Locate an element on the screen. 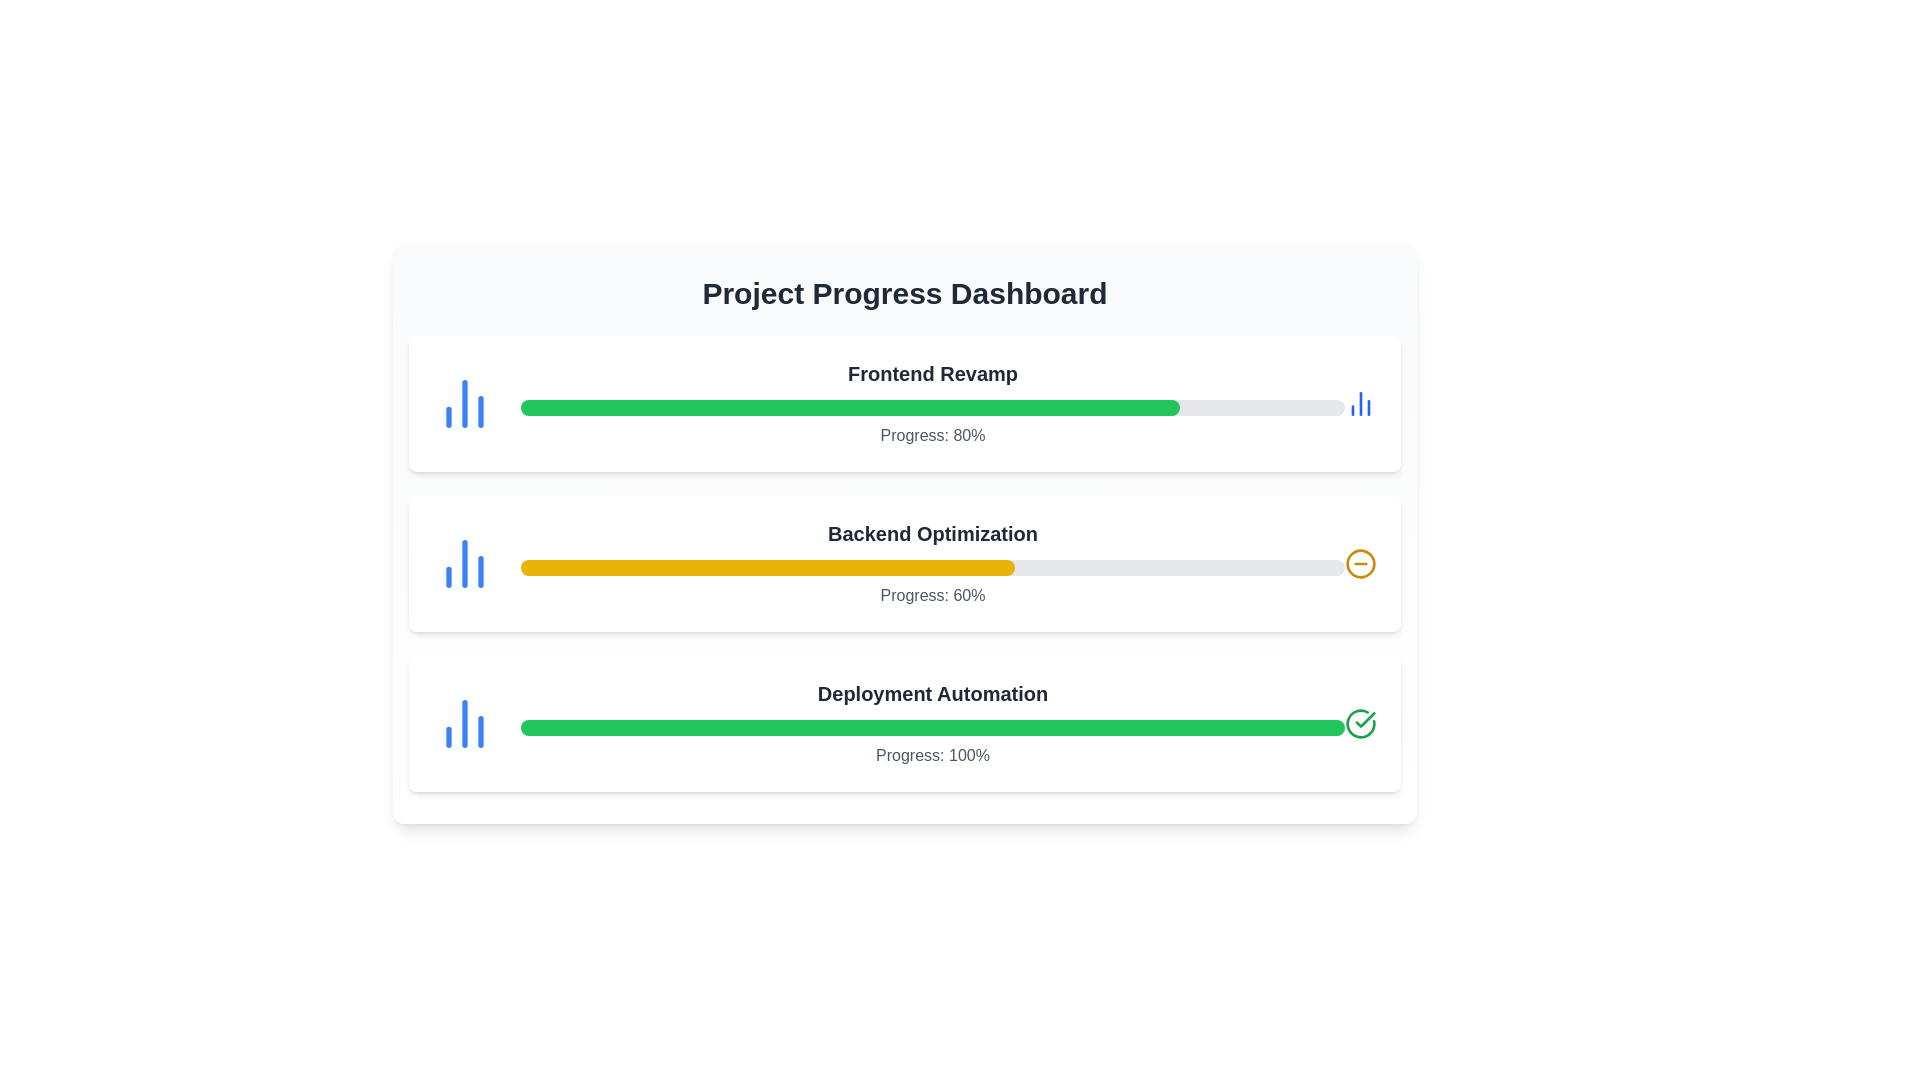  the circular SVG element located to the right of the 'Backend Optimization' progress bar is located at coordinates (1360, 563).